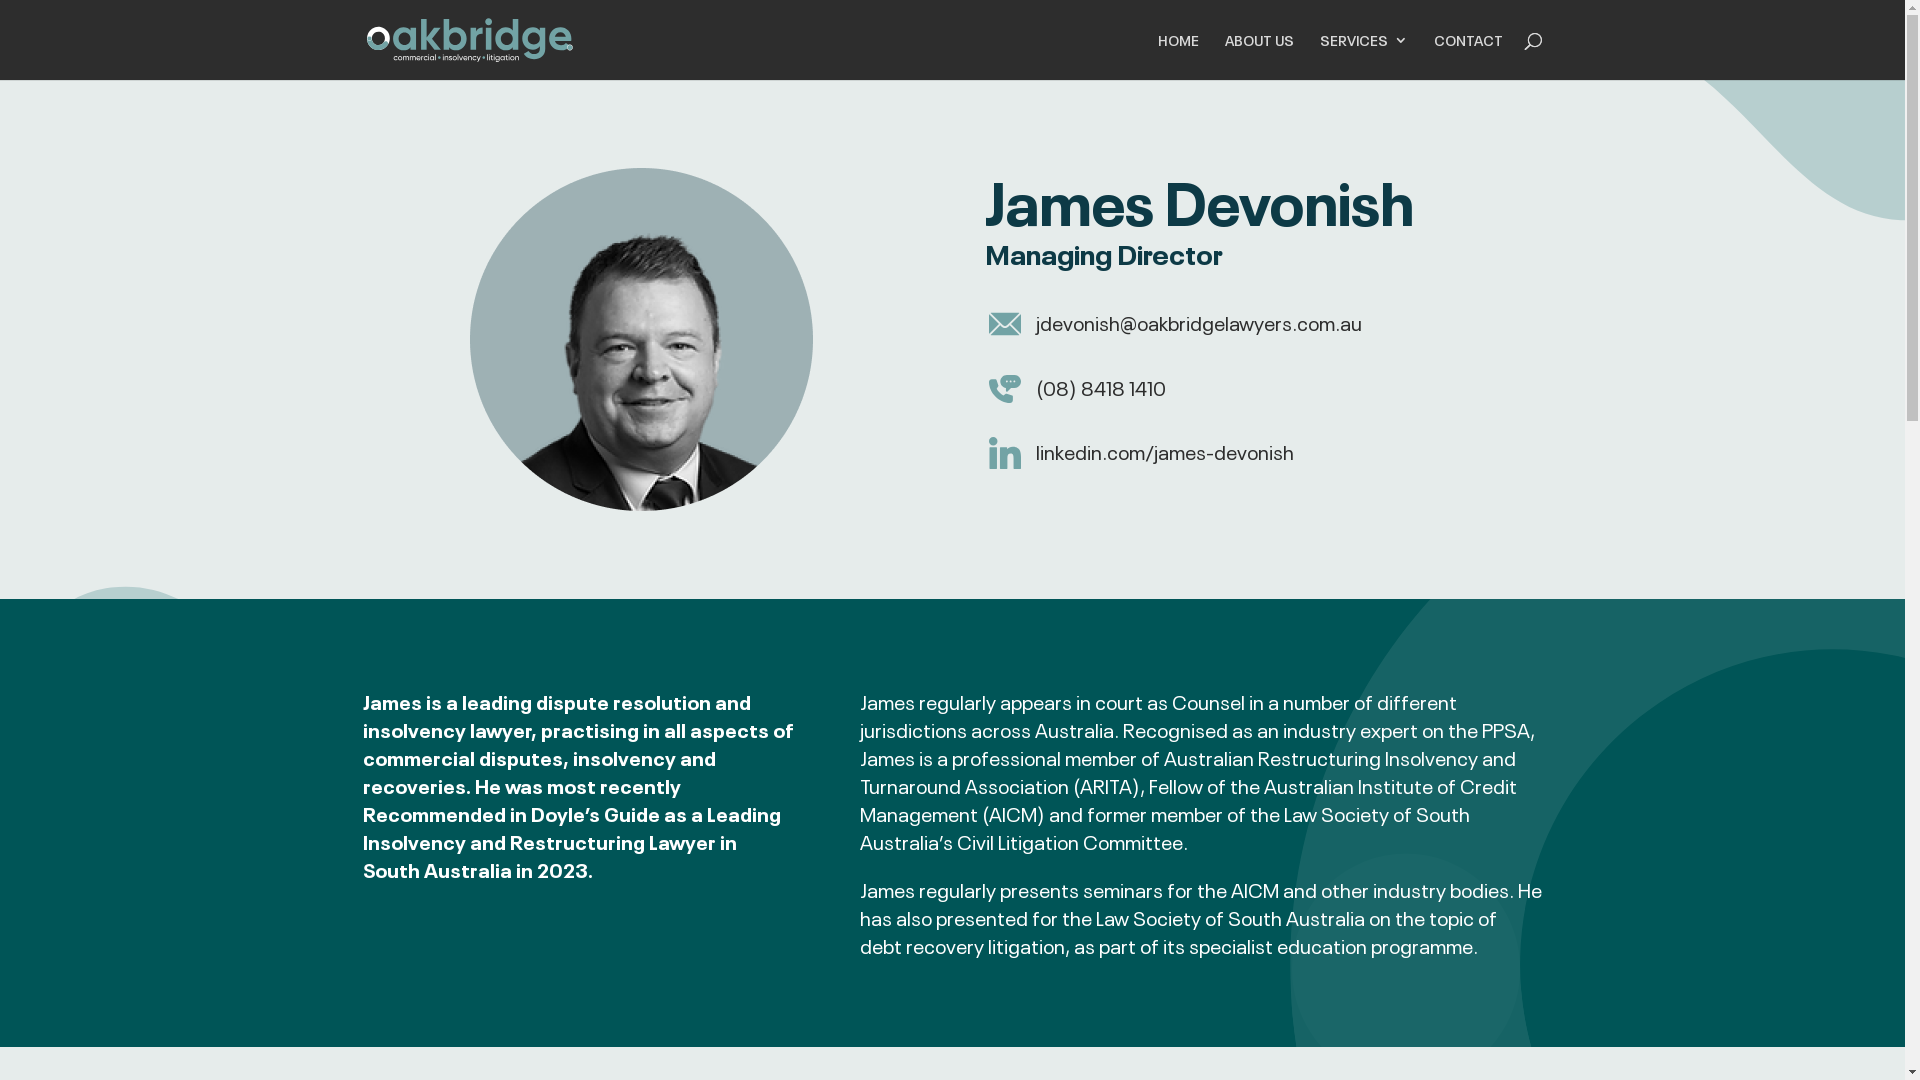  I want to click on 'CONTACT', so click(1468, 55).